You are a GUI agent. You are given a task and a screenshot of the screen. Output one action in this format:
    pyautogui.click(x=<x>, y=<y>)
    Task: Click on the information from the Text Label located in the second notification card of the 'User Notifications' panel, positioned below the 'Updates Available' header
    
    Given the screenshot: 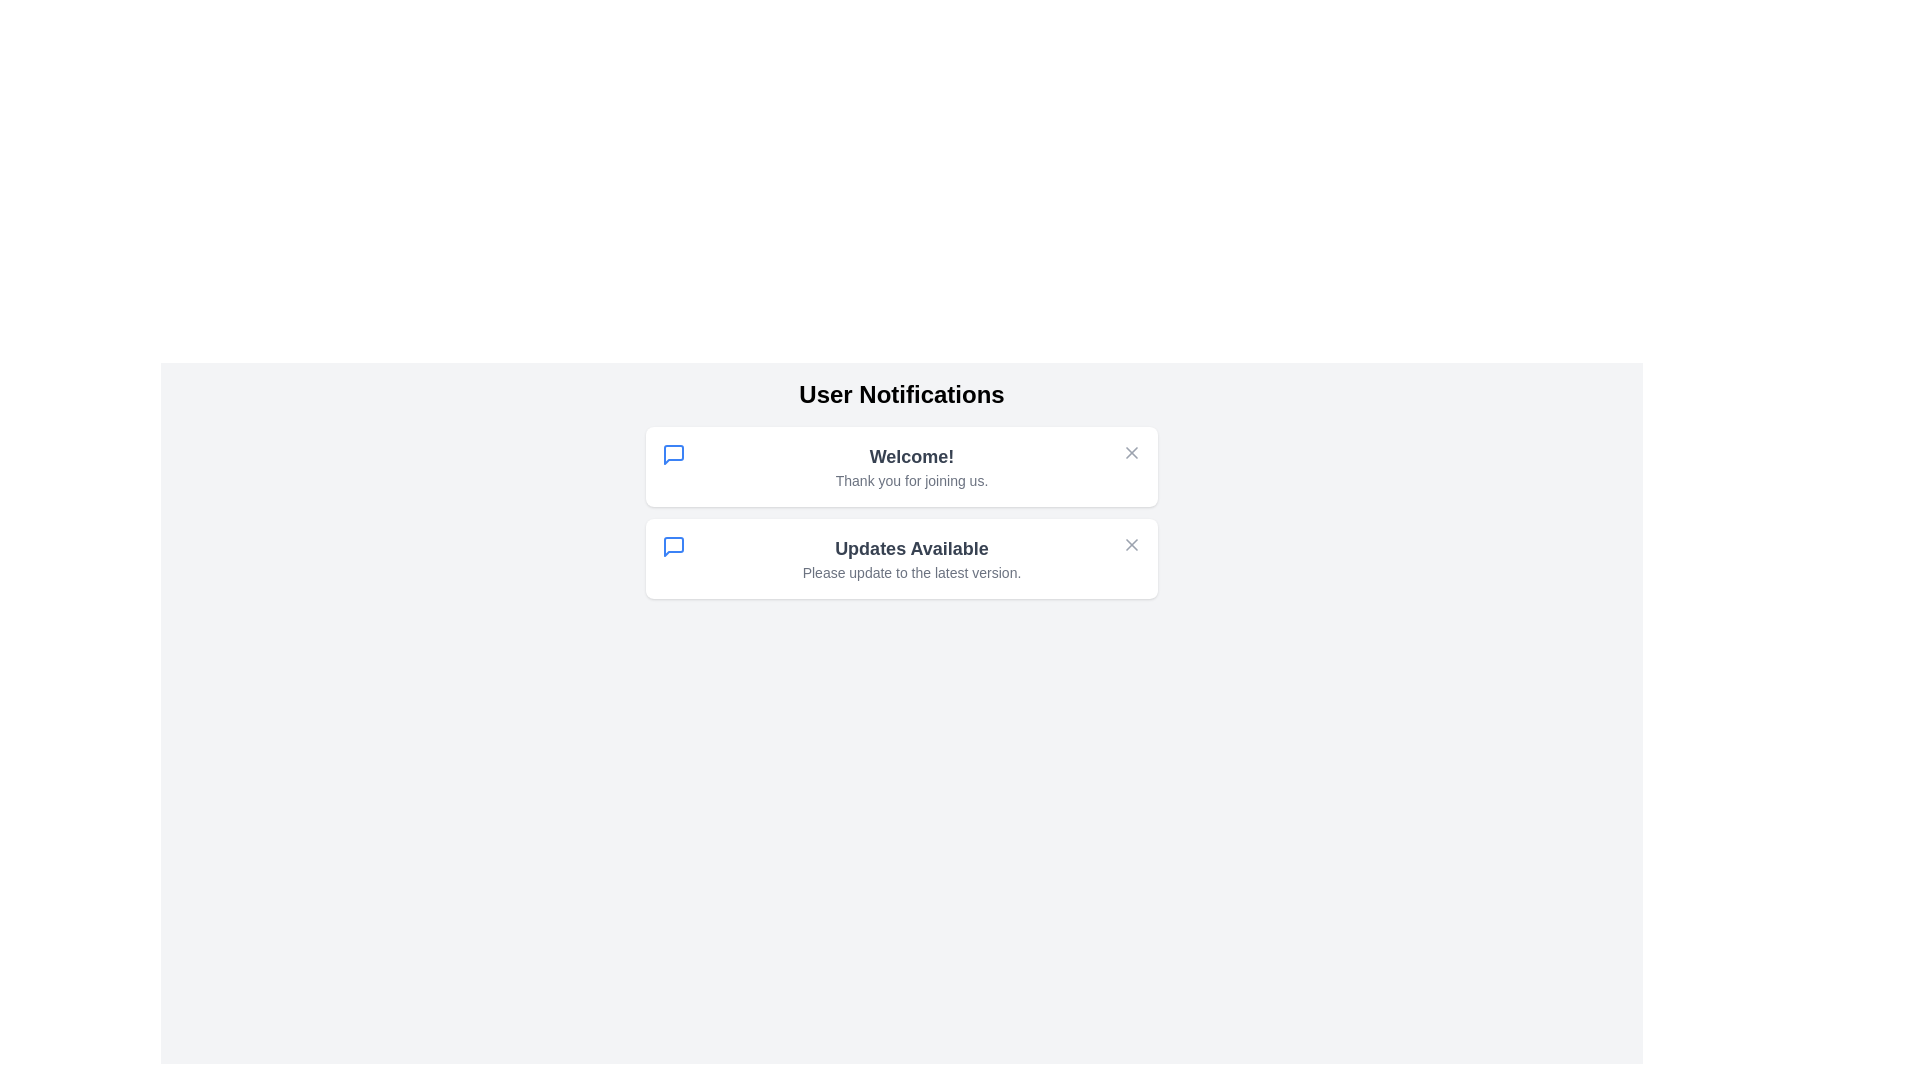 What is the action you would take?
    pyautogui.click(x=911, y=573)
    